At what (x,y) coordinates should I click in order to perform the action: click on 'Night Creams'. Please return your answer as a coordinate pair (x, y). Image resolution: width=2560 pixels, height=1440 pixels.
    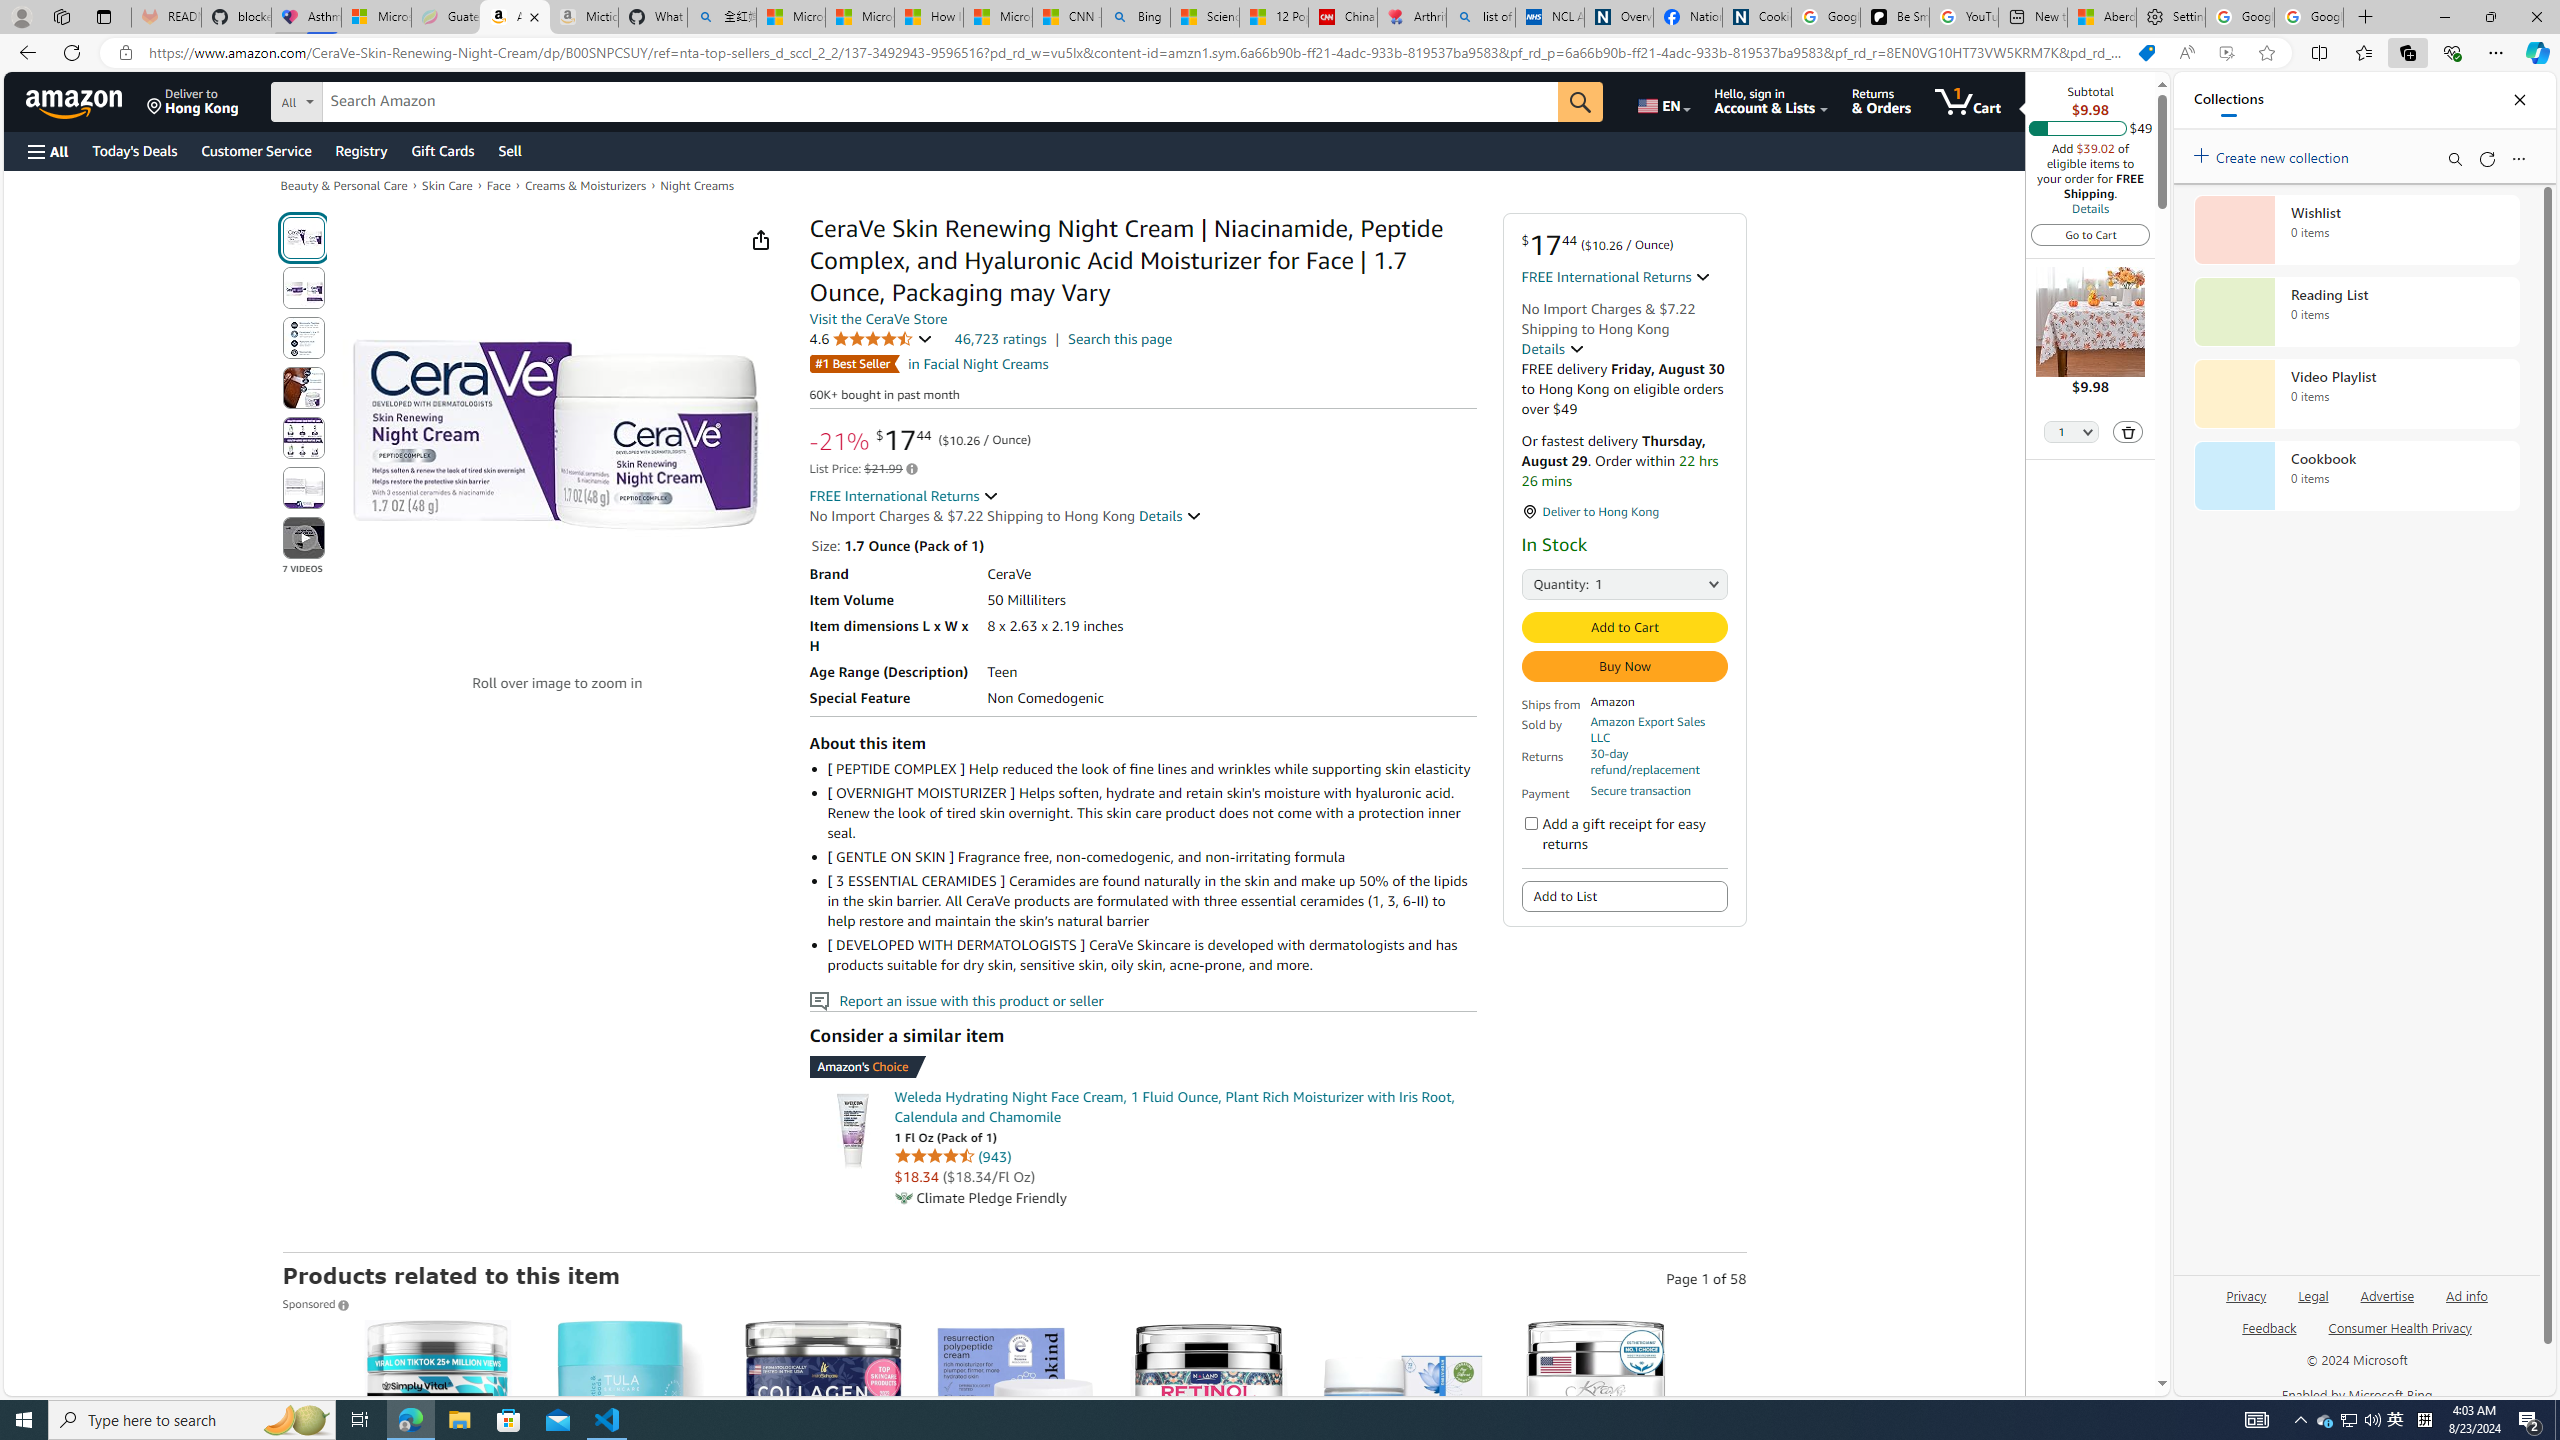
    Looking at the image, I should click on (697, 184).